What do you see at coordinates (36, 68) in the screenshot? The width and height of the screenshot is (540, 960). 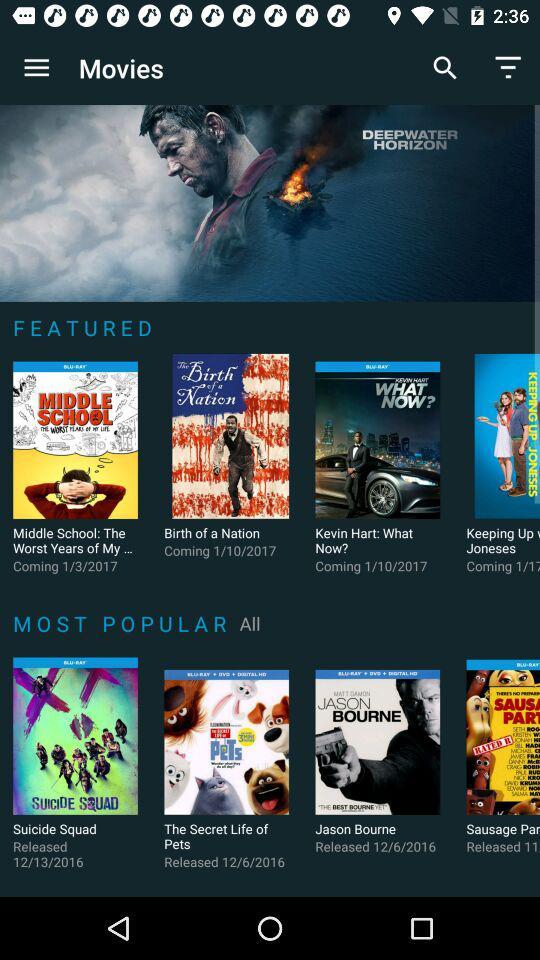 I see `icon to the left of the movies icon` at bounding box center [36, 68].